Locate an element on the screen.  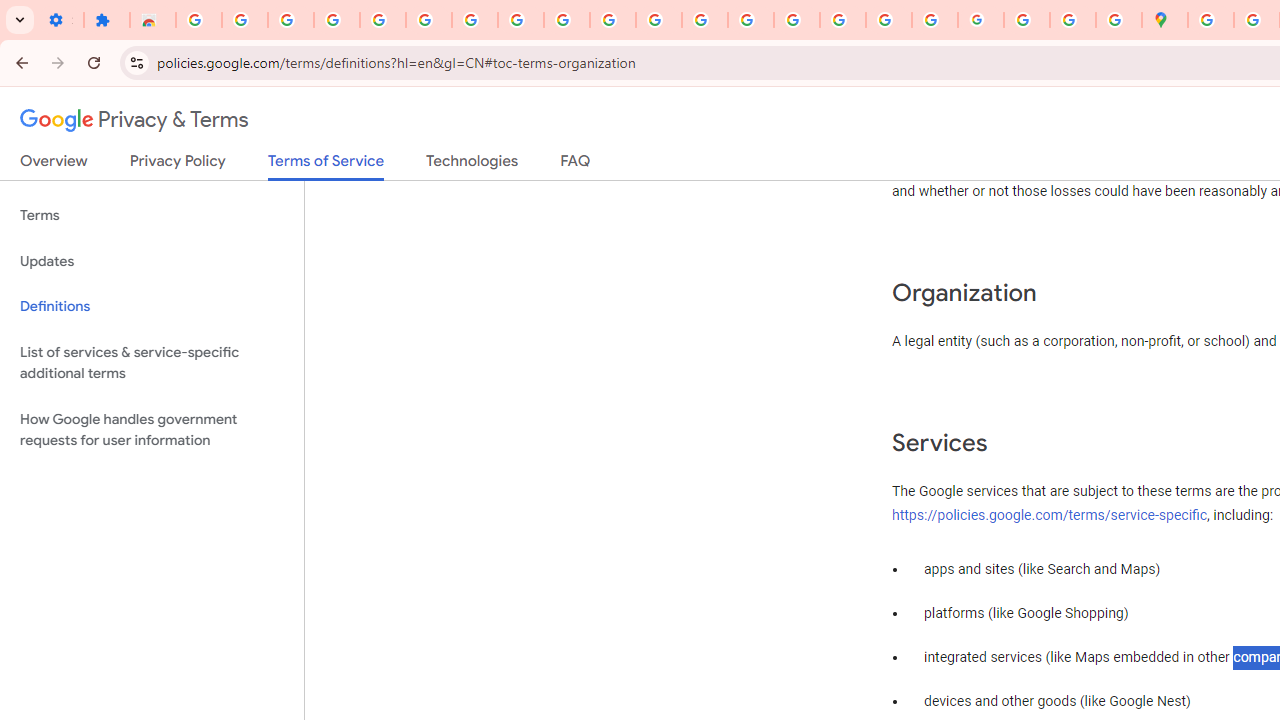
'Terms of Service' is located at coordinates (326, 165).